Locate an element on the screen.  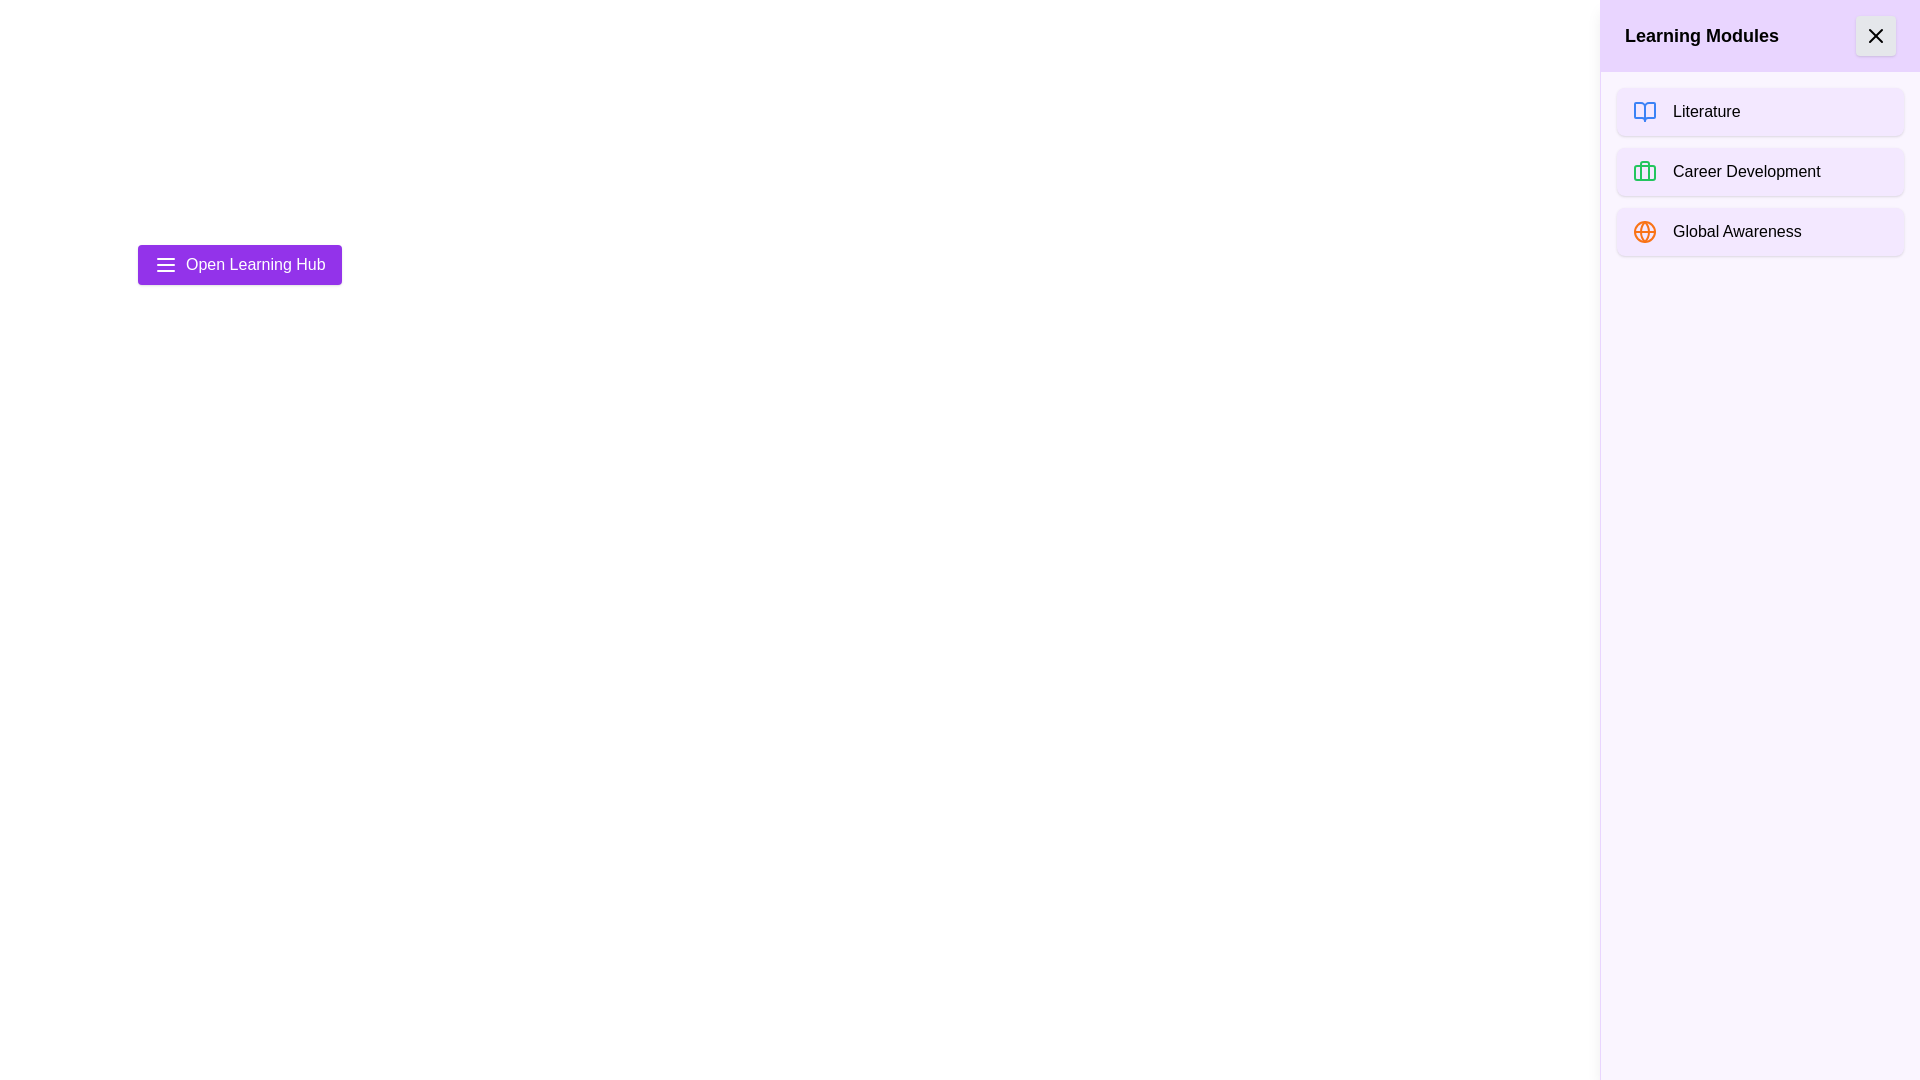
the 'X' button in the top right corner of the drawer to close it is located at coordinates (1875, 35).